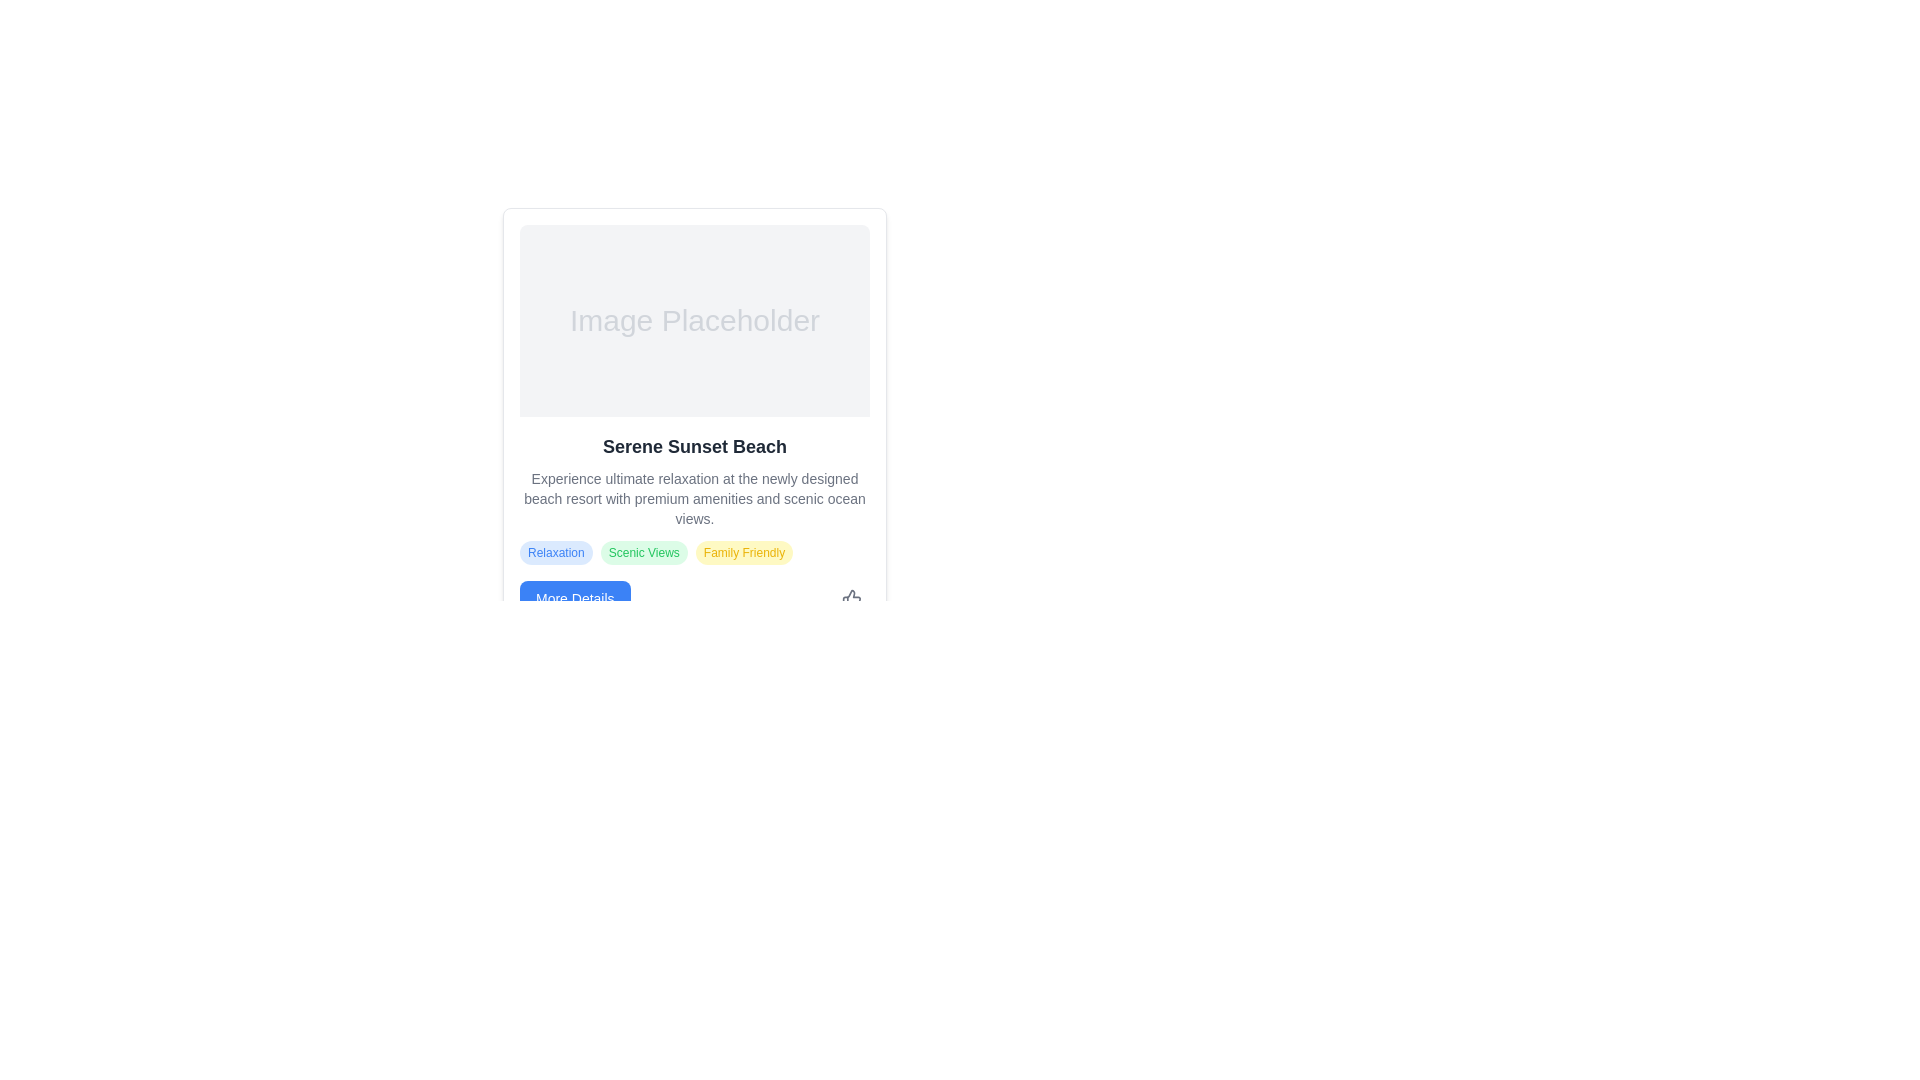 The width and height of the screenshot is (1920, 1080). What do you see at coordinates (695, 319) in the screenshot?
I see `the Image placeholder, which is a rectangular element with rounded edges and a light gray background containing the text 'Image Placeholder'` at bounding box center [695, 319].